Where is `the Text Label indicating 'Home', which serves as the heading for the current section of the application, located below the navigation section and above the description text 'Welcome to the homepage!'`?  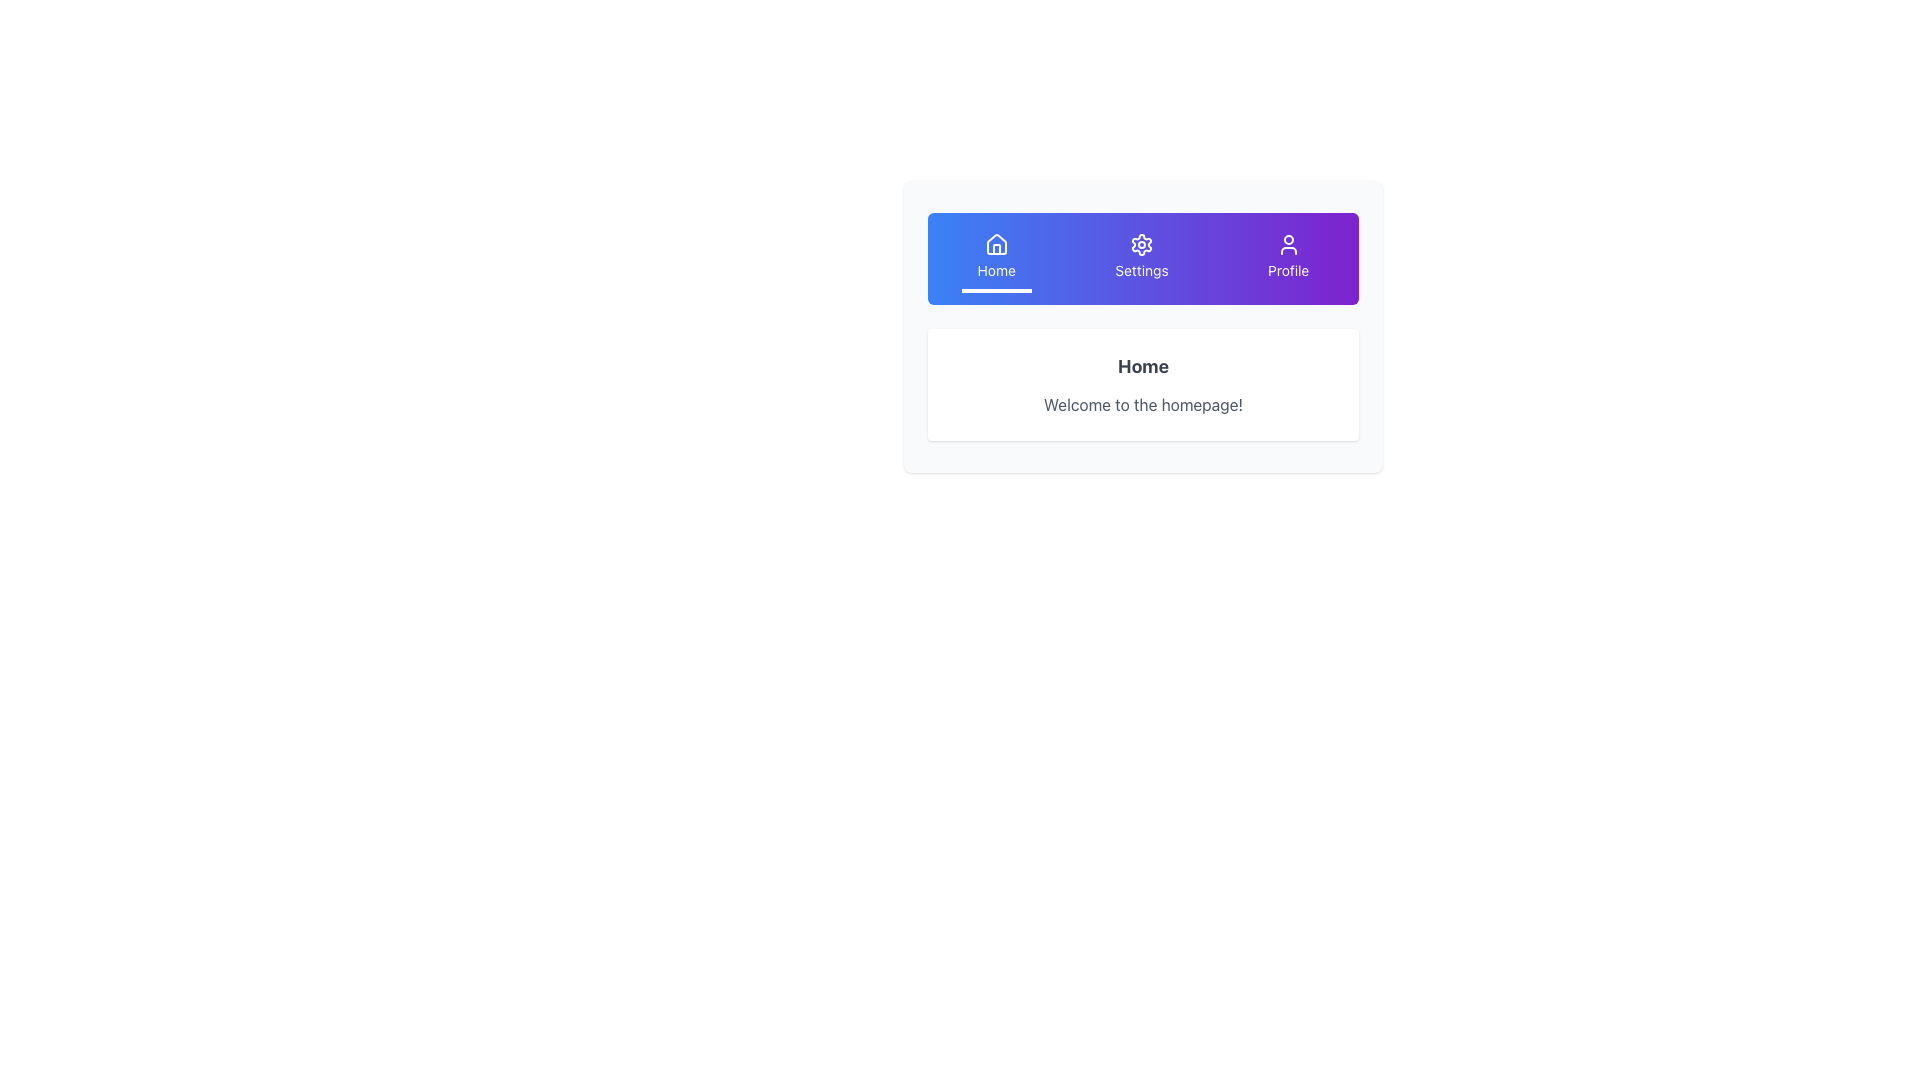 the Text Label indicating 'Home', which serves as the heading for the current section of the application, located below the navigation section and above the description text 'Welcome to the homepage!' is located at coordinates (1143, 366).